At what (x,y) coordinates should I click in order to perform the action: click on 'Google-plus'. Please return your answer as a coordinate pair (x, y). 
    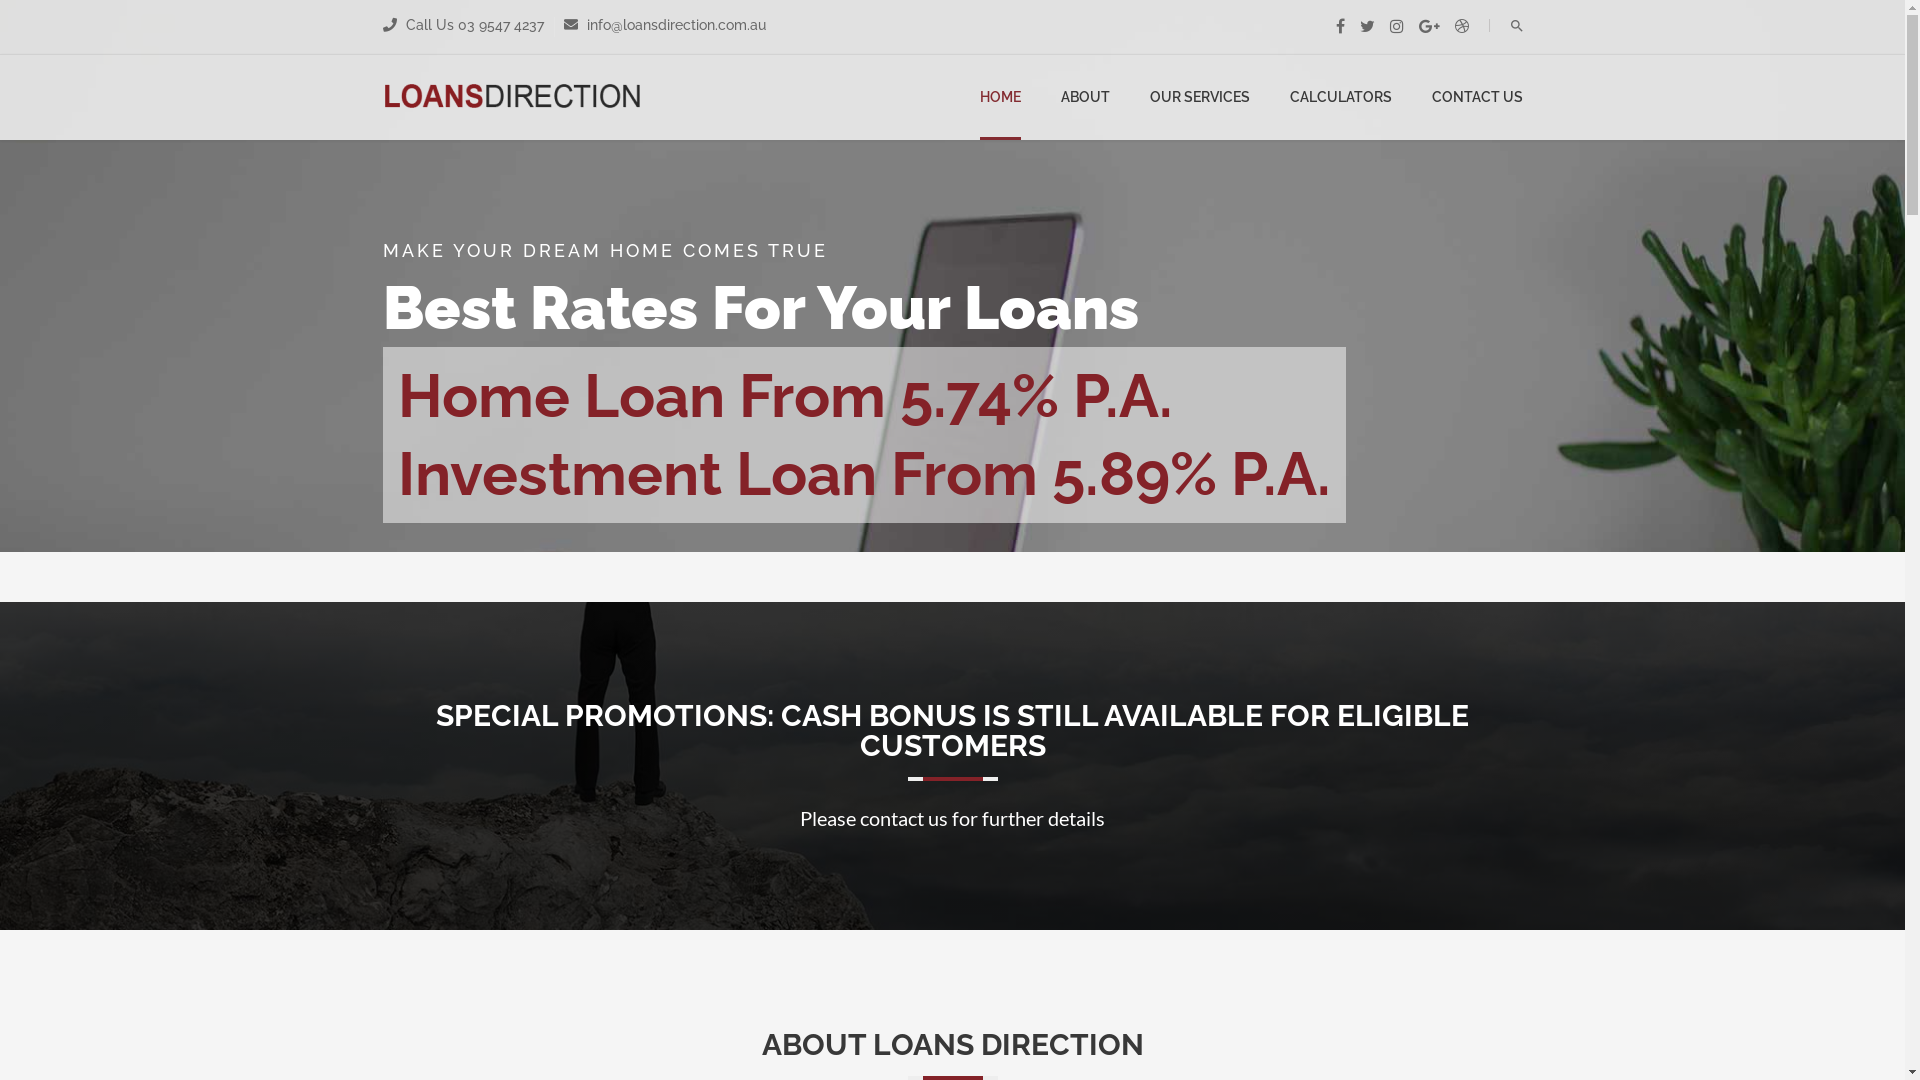
    Looking at the image, I should click on (1416, 26).